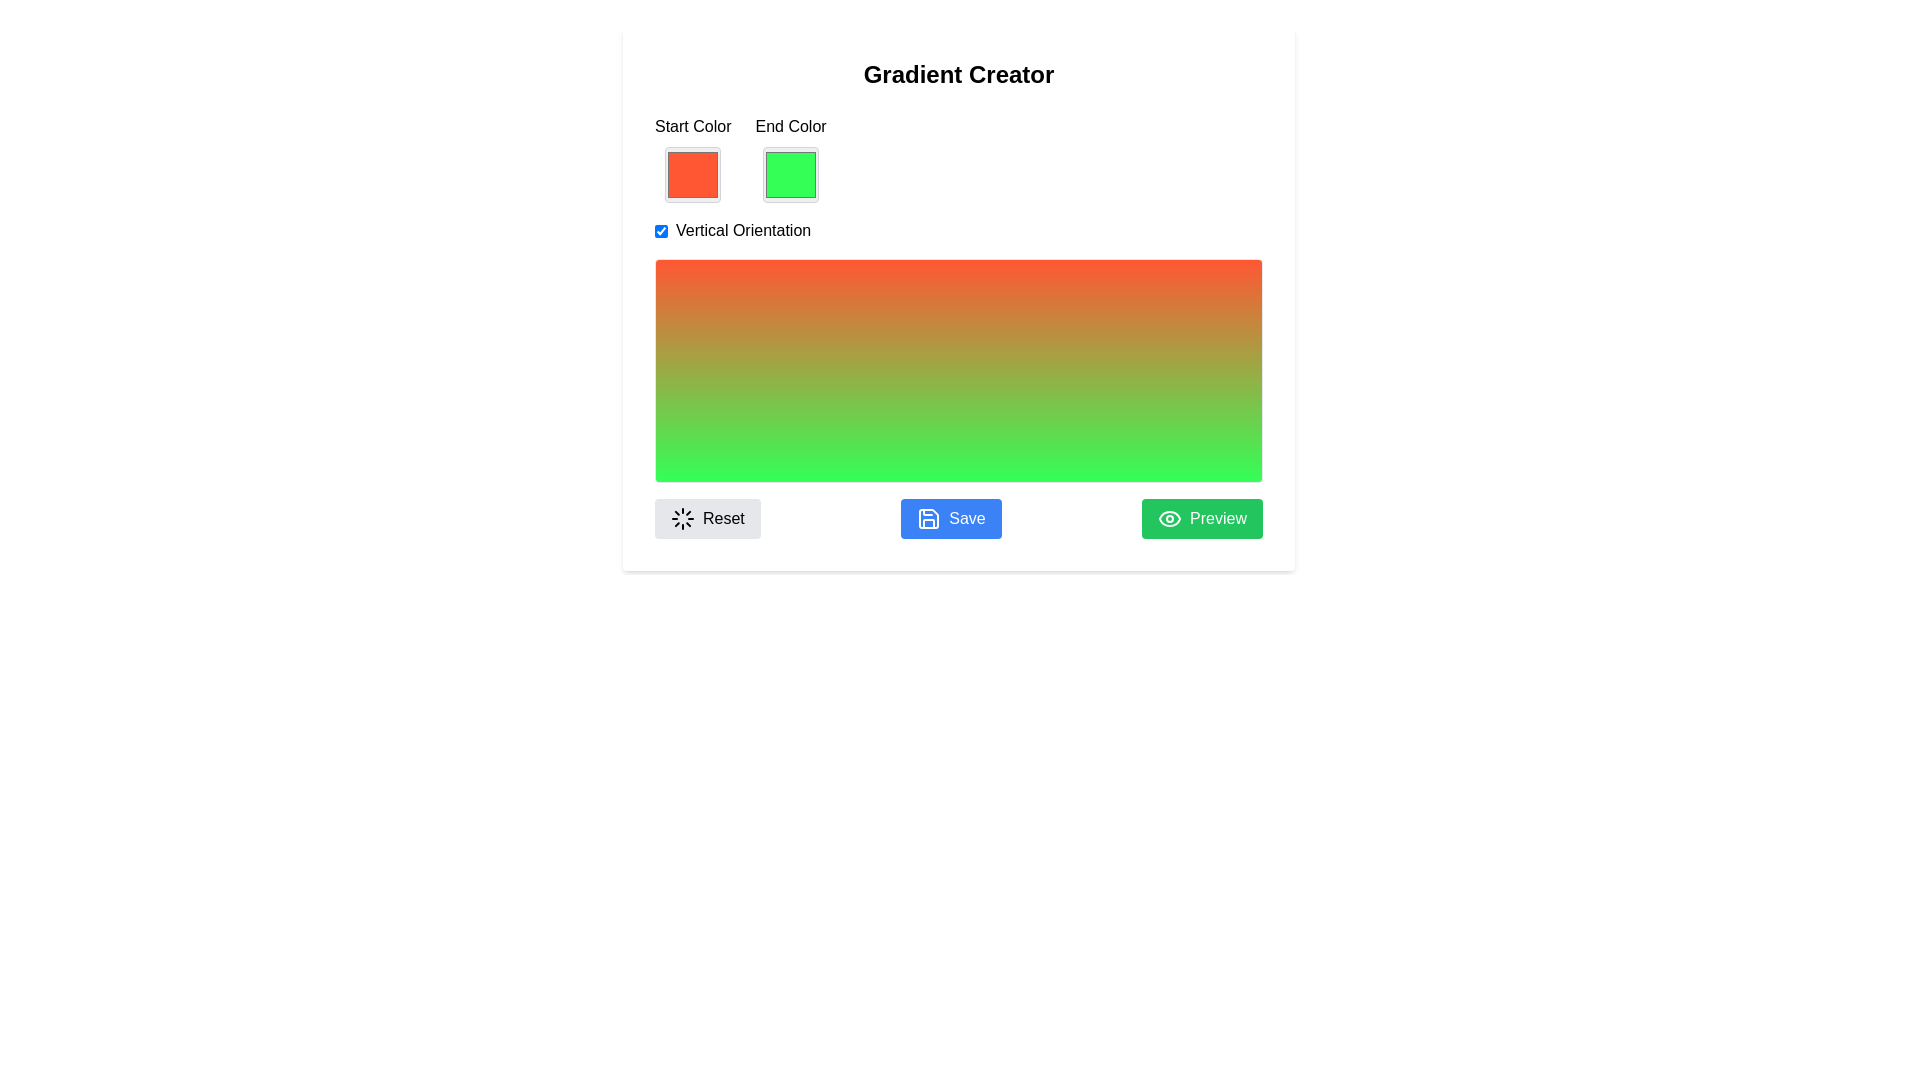 This screenshot has height=1080, width=1920. Describe the element at coordinates (682, 518) in the screenshot. I see `the animated circular loader icon located within the 'Reset' button at the bottom-left corner of the main interface` at that location.